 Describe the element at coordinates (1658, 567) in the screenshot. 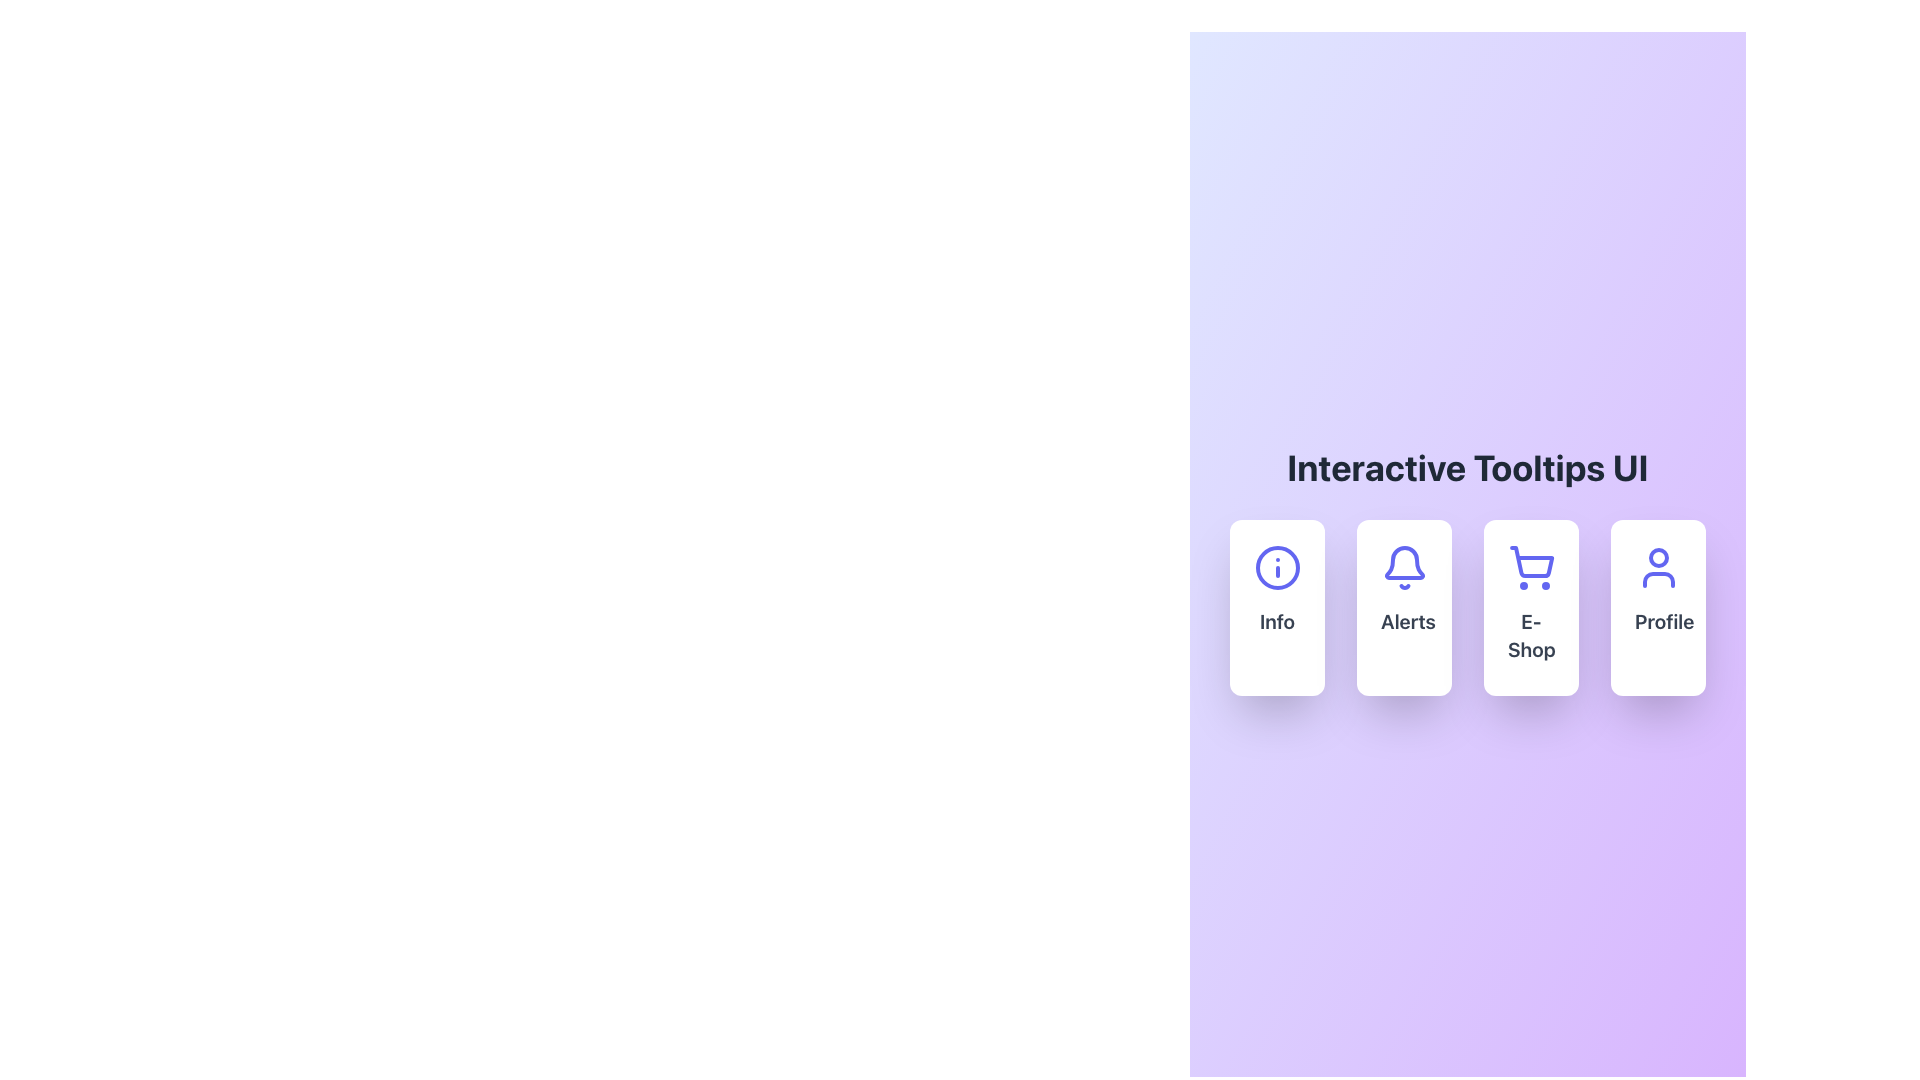

I see `the user profile icon, which is styled in minimalist line art and is located centrally within the 'Profile' card in the UI` at that location.